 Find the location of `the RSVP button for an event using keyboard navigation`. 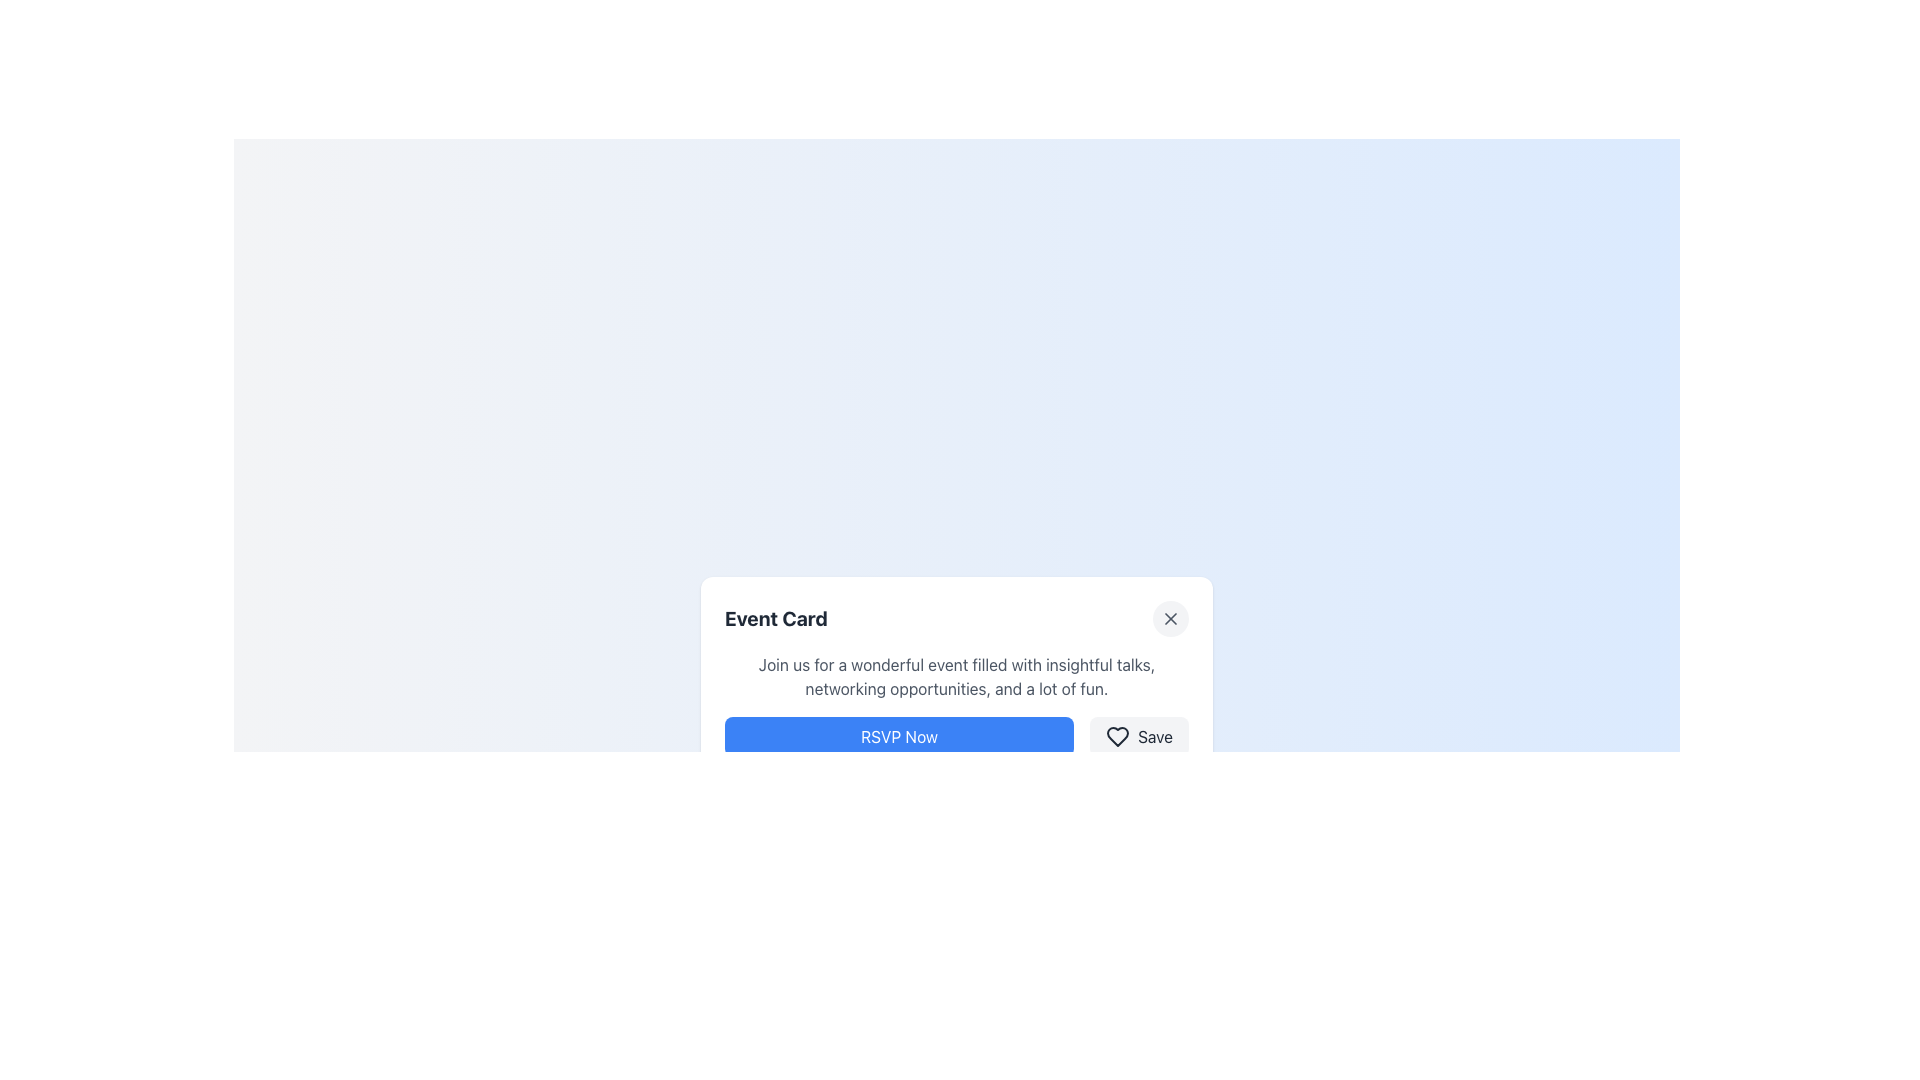

the RSVP button for an event using keyboard navigation is located at coordinates (898, 736).